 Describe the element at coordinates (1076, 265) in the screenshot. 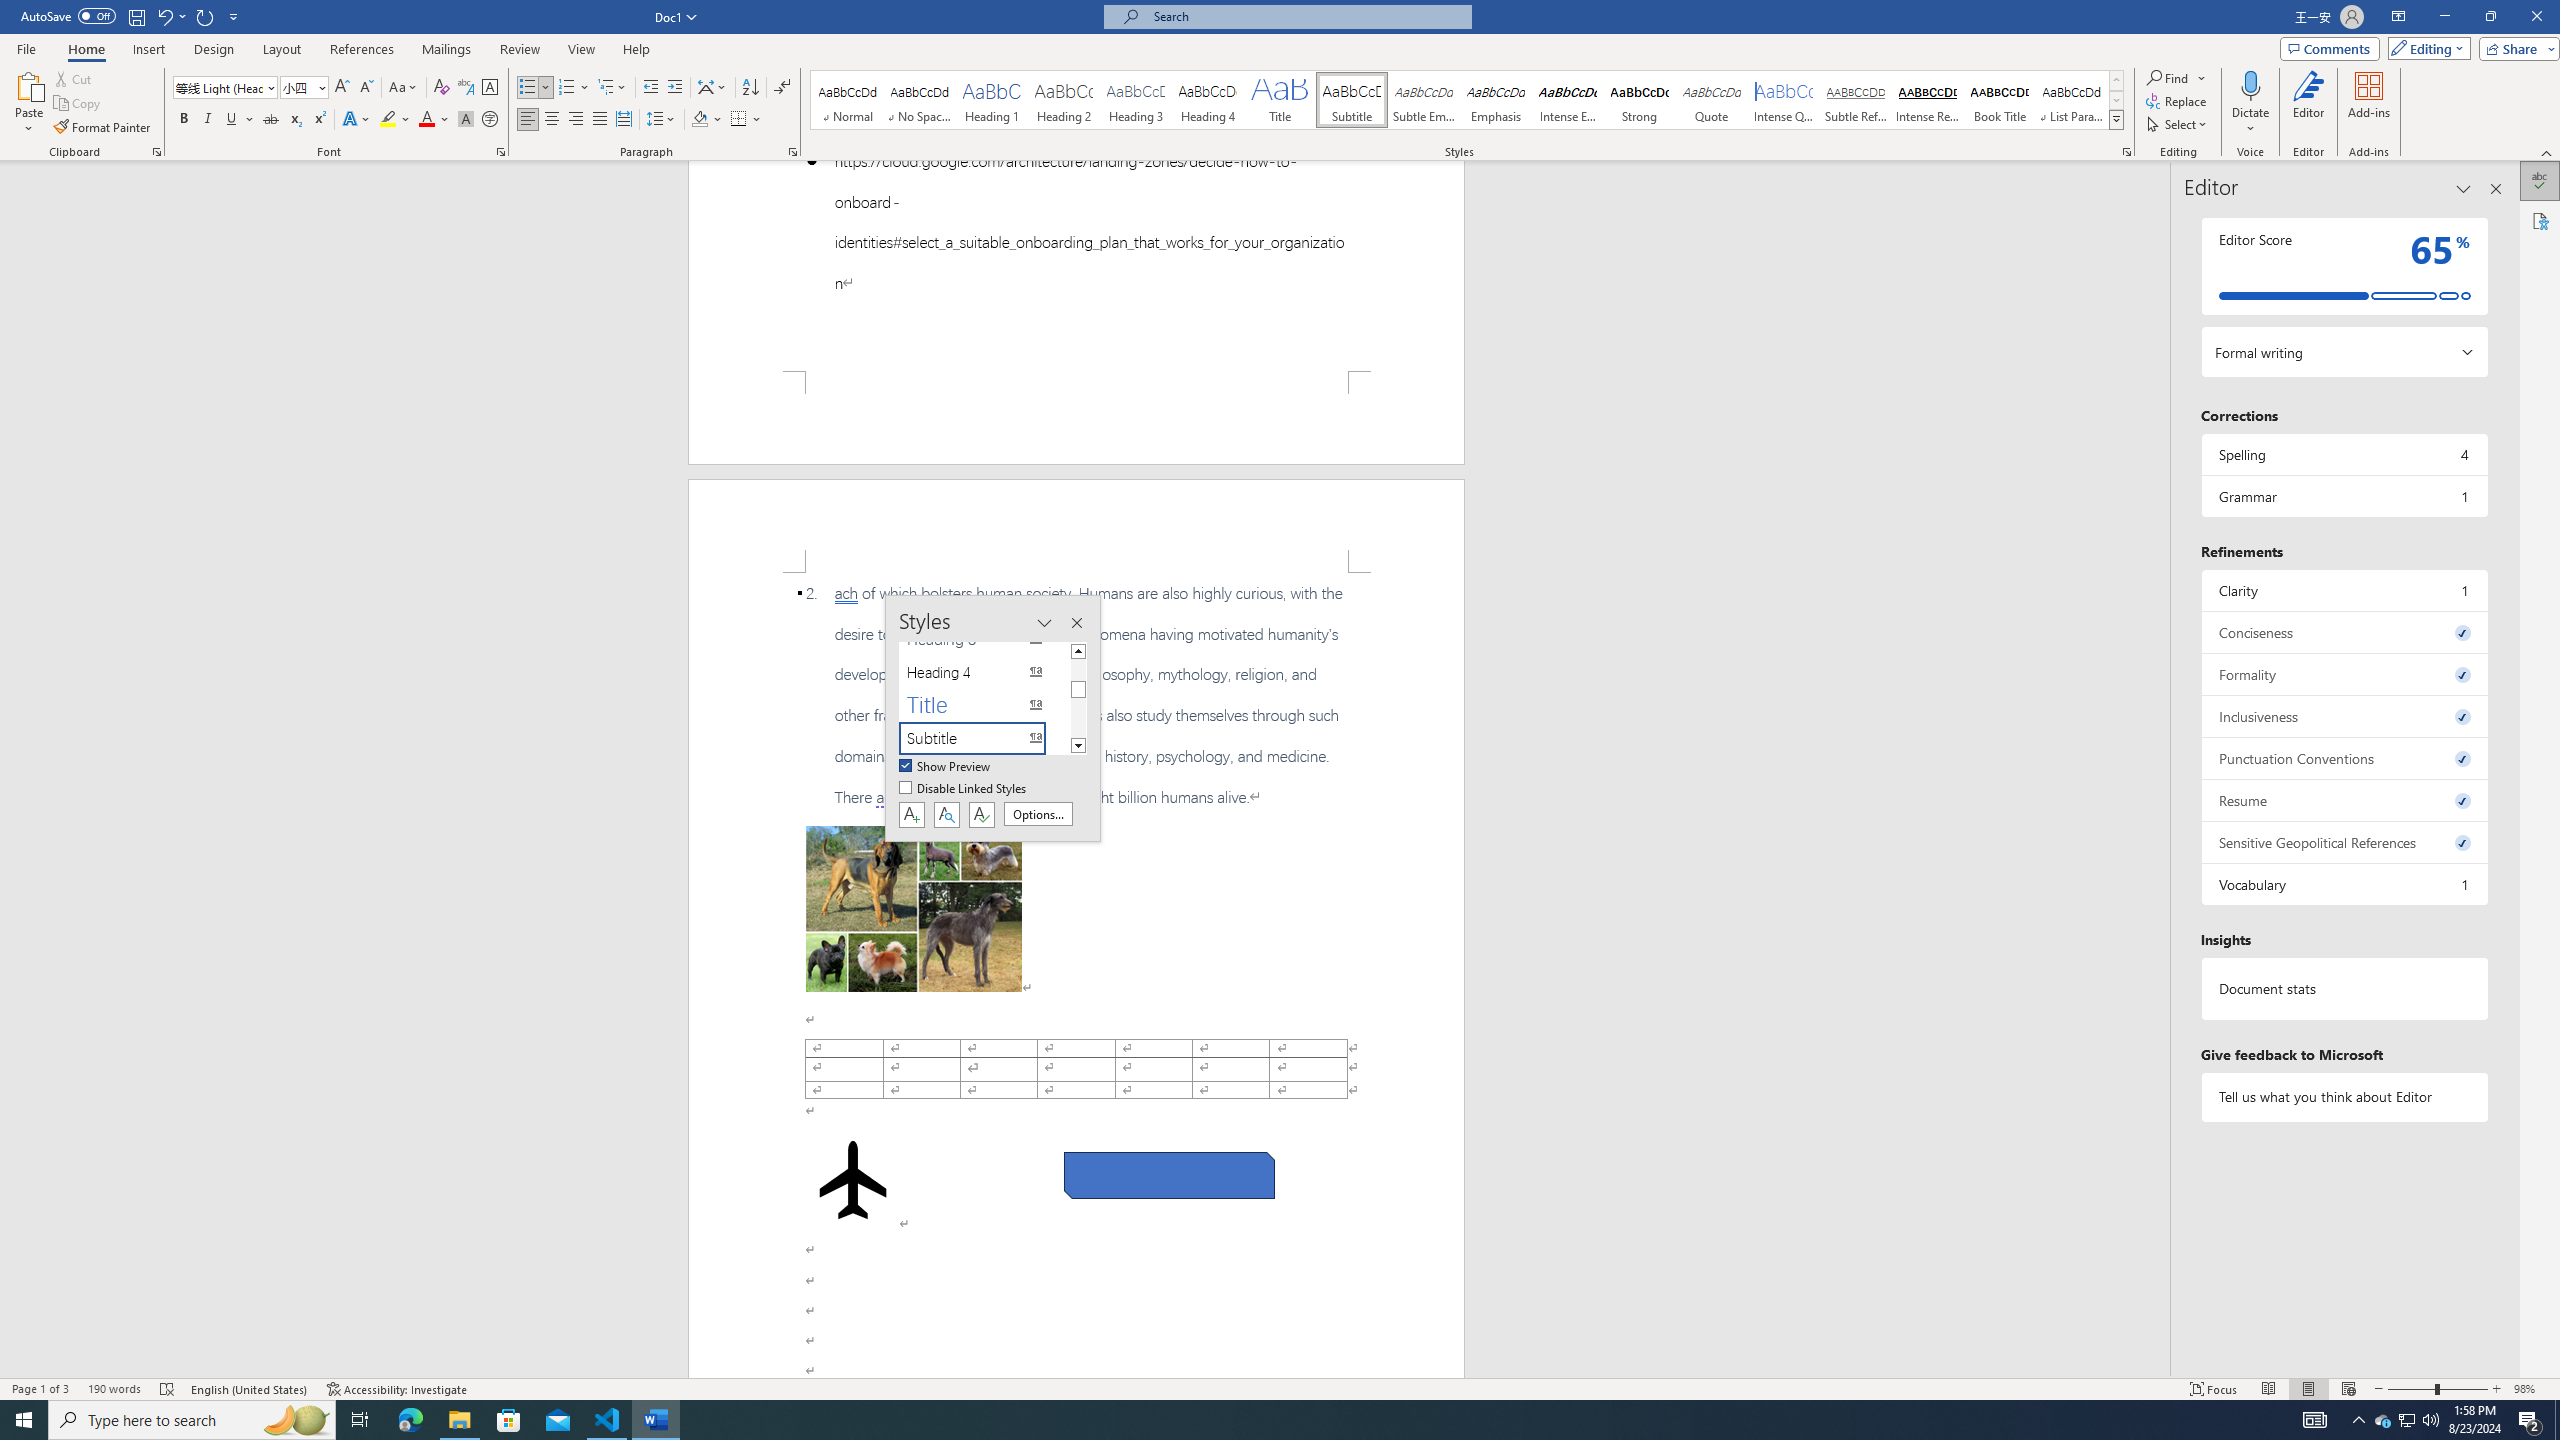

I see `'Page 1 content'` at that location.